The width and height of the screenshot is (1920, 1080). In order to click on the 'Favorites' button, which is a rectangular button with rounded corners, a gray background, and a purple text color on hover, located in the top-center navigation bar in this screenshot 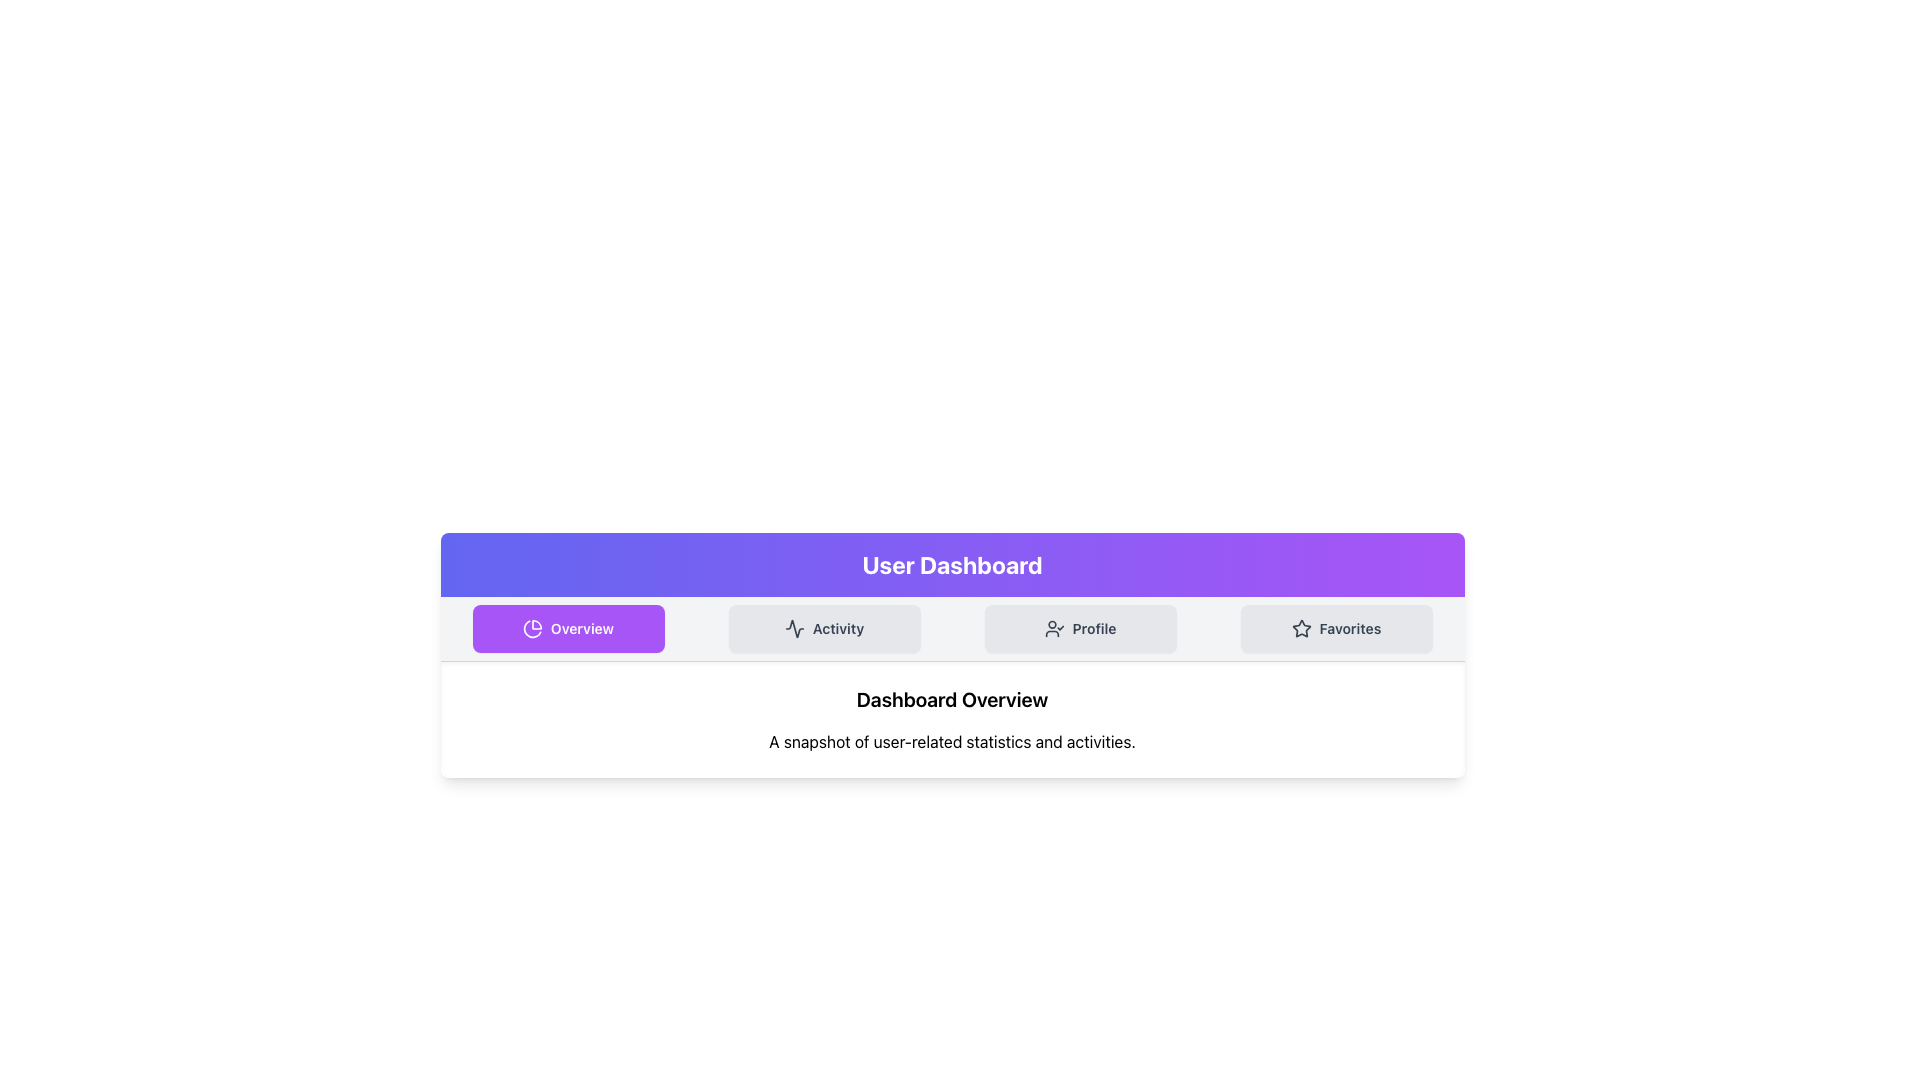, I will do `click(1336, 627)`.